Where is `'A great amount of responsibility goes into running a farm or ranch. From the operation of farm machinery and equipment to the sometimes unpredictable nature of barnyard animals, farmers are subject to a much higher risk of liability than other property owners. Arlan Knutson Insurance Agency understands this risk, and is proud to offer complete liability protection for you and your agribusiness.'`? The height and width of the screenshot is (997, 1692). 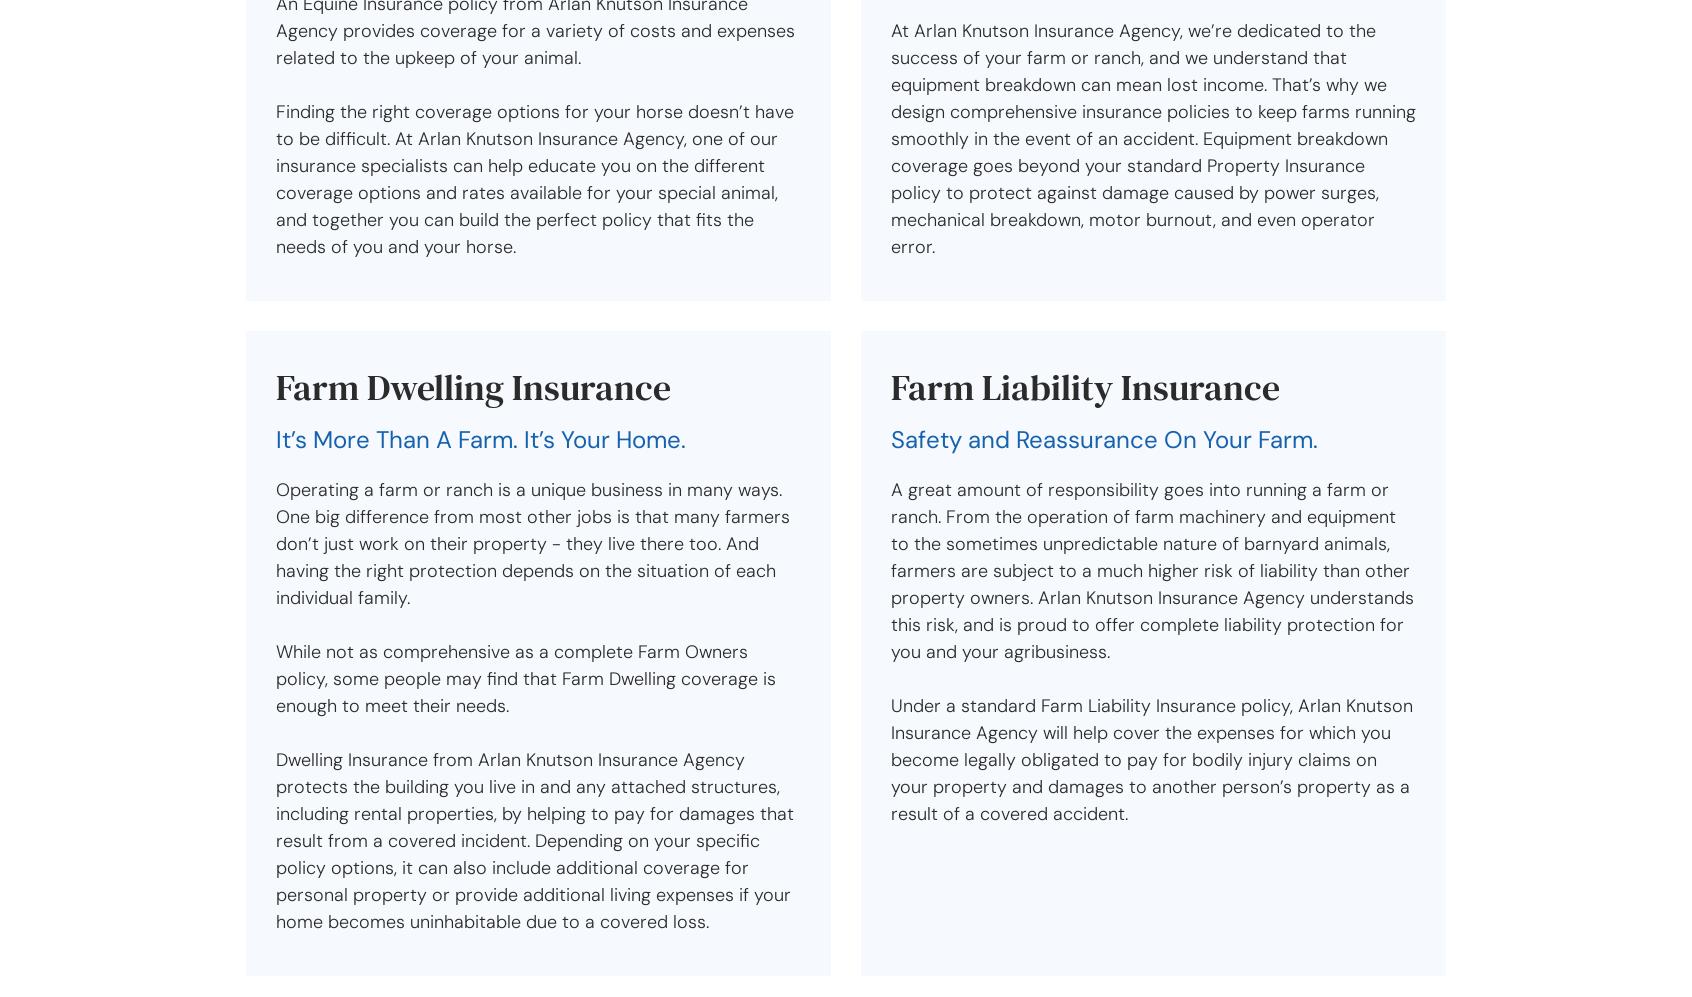
'A great amount of responsibility goes into running a farm or ranch. From the operation of farm machinery and equipment to the sometimes unpredictable nature of barnyard animals, farmers are subject to a much higher risk of liability than other property owners. Arlan Knutson Insurance Agency understands this risk, and is proud to offer complete liability protection for you and your agribusiness.' is located at coordinates (1151, 570).